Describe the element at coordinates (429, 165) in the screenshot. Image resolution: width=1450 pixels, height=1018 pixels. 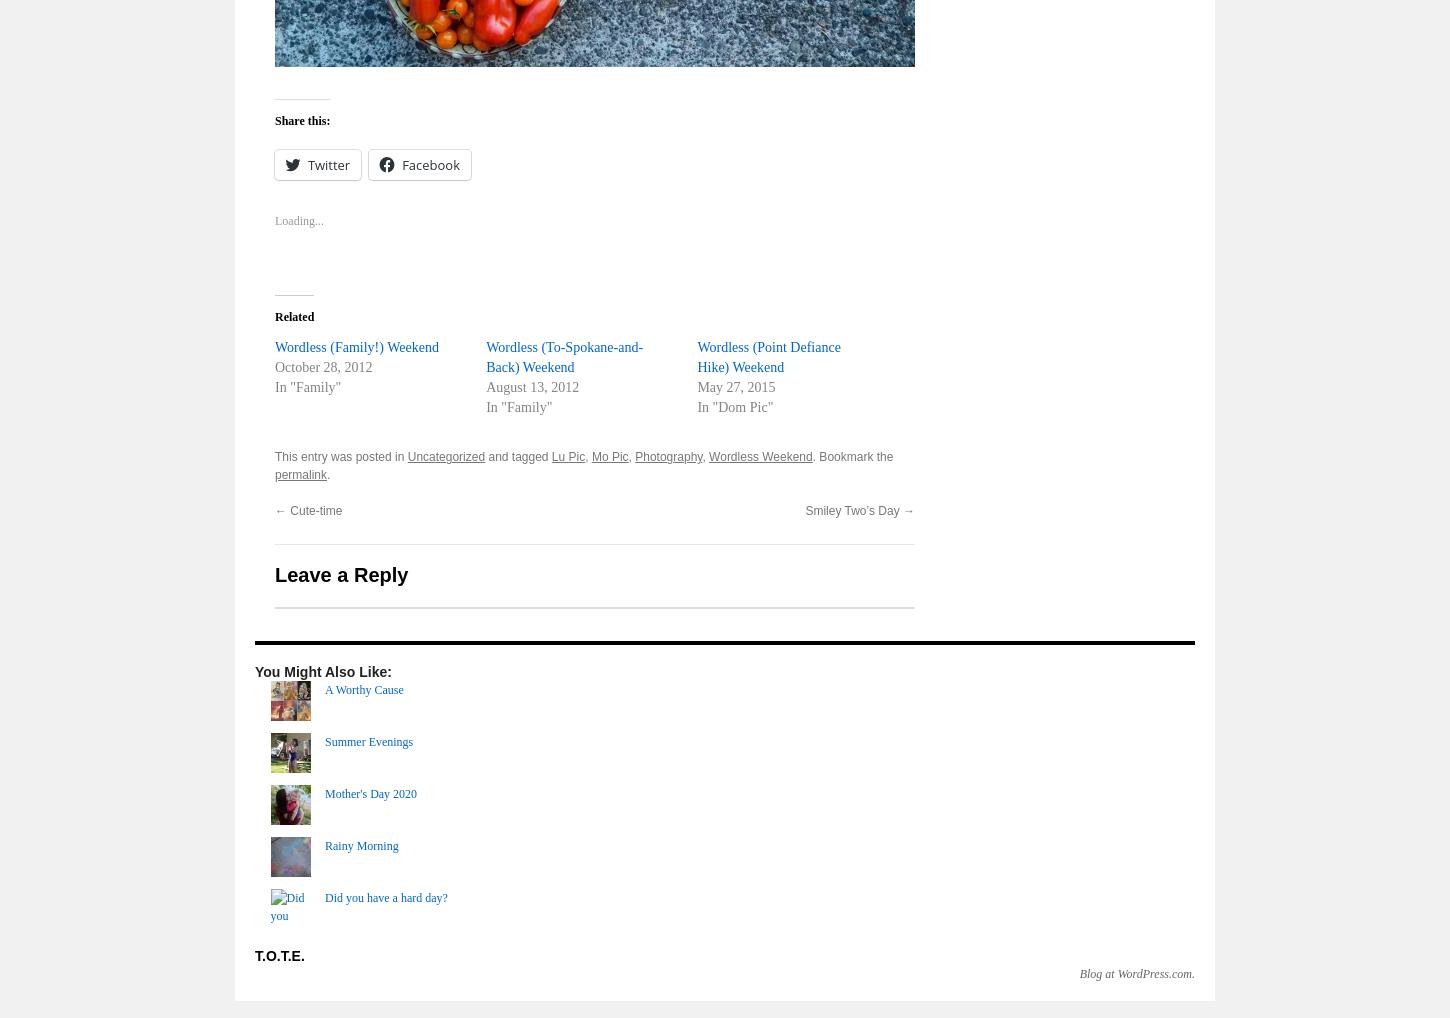
I see `'Facebook'` at that location.